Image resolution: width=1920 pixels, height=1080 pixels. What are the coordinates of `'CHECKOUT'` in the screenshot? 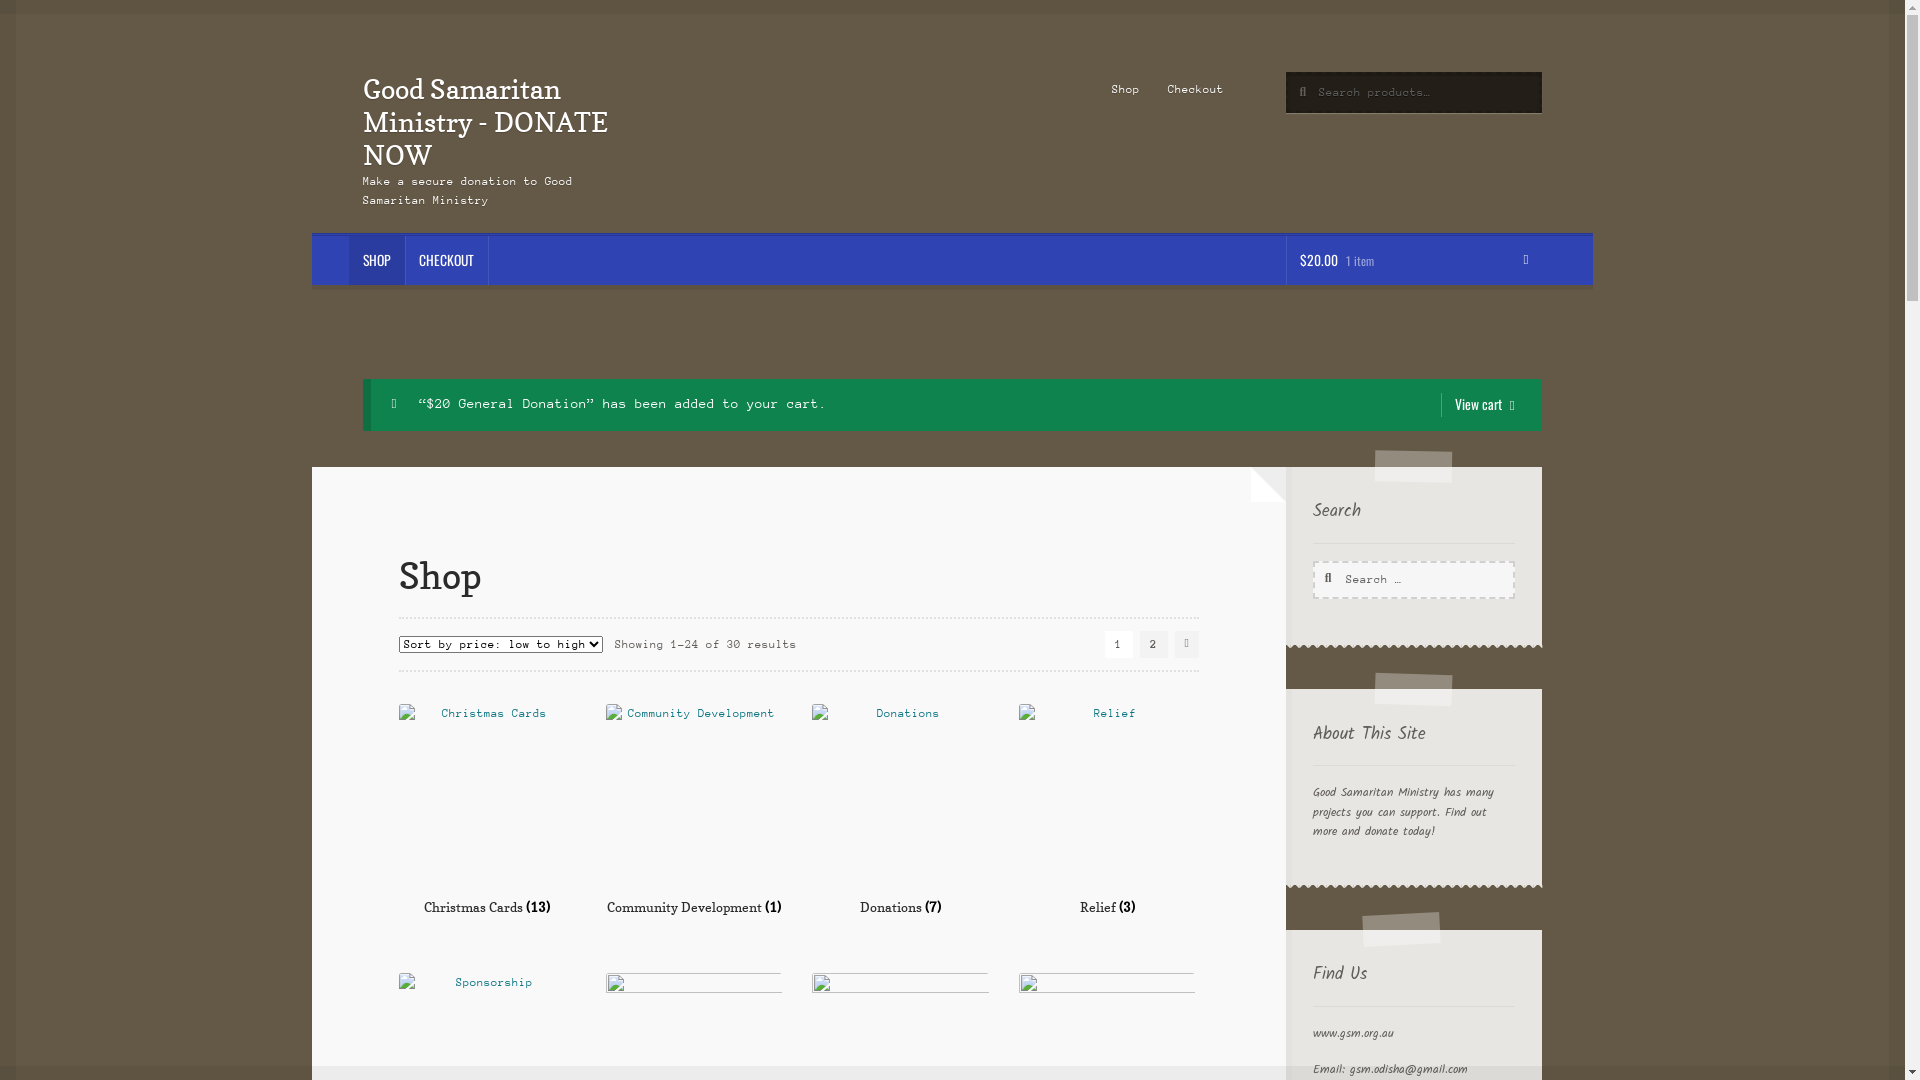 It's located at (445, 260).